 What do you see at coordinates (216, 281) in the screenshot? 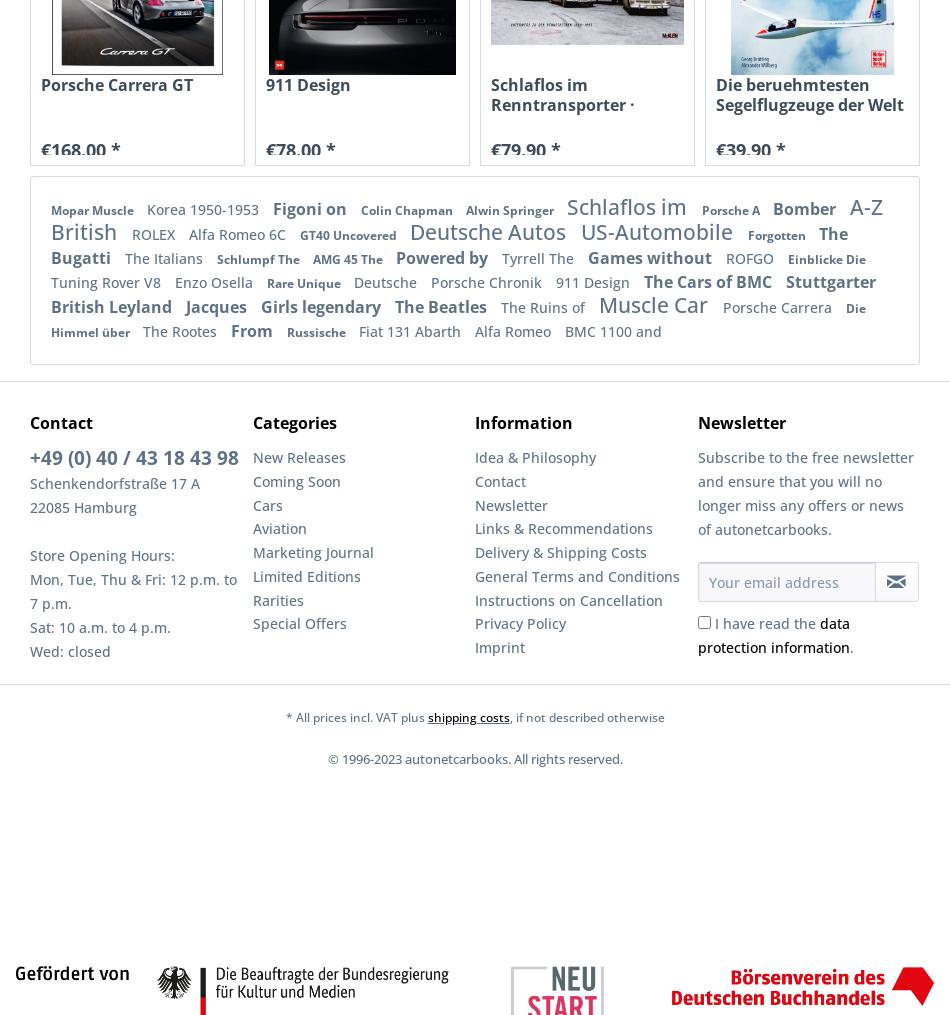
I see `'Enzo Osella'` at bounding box center [216, 281].